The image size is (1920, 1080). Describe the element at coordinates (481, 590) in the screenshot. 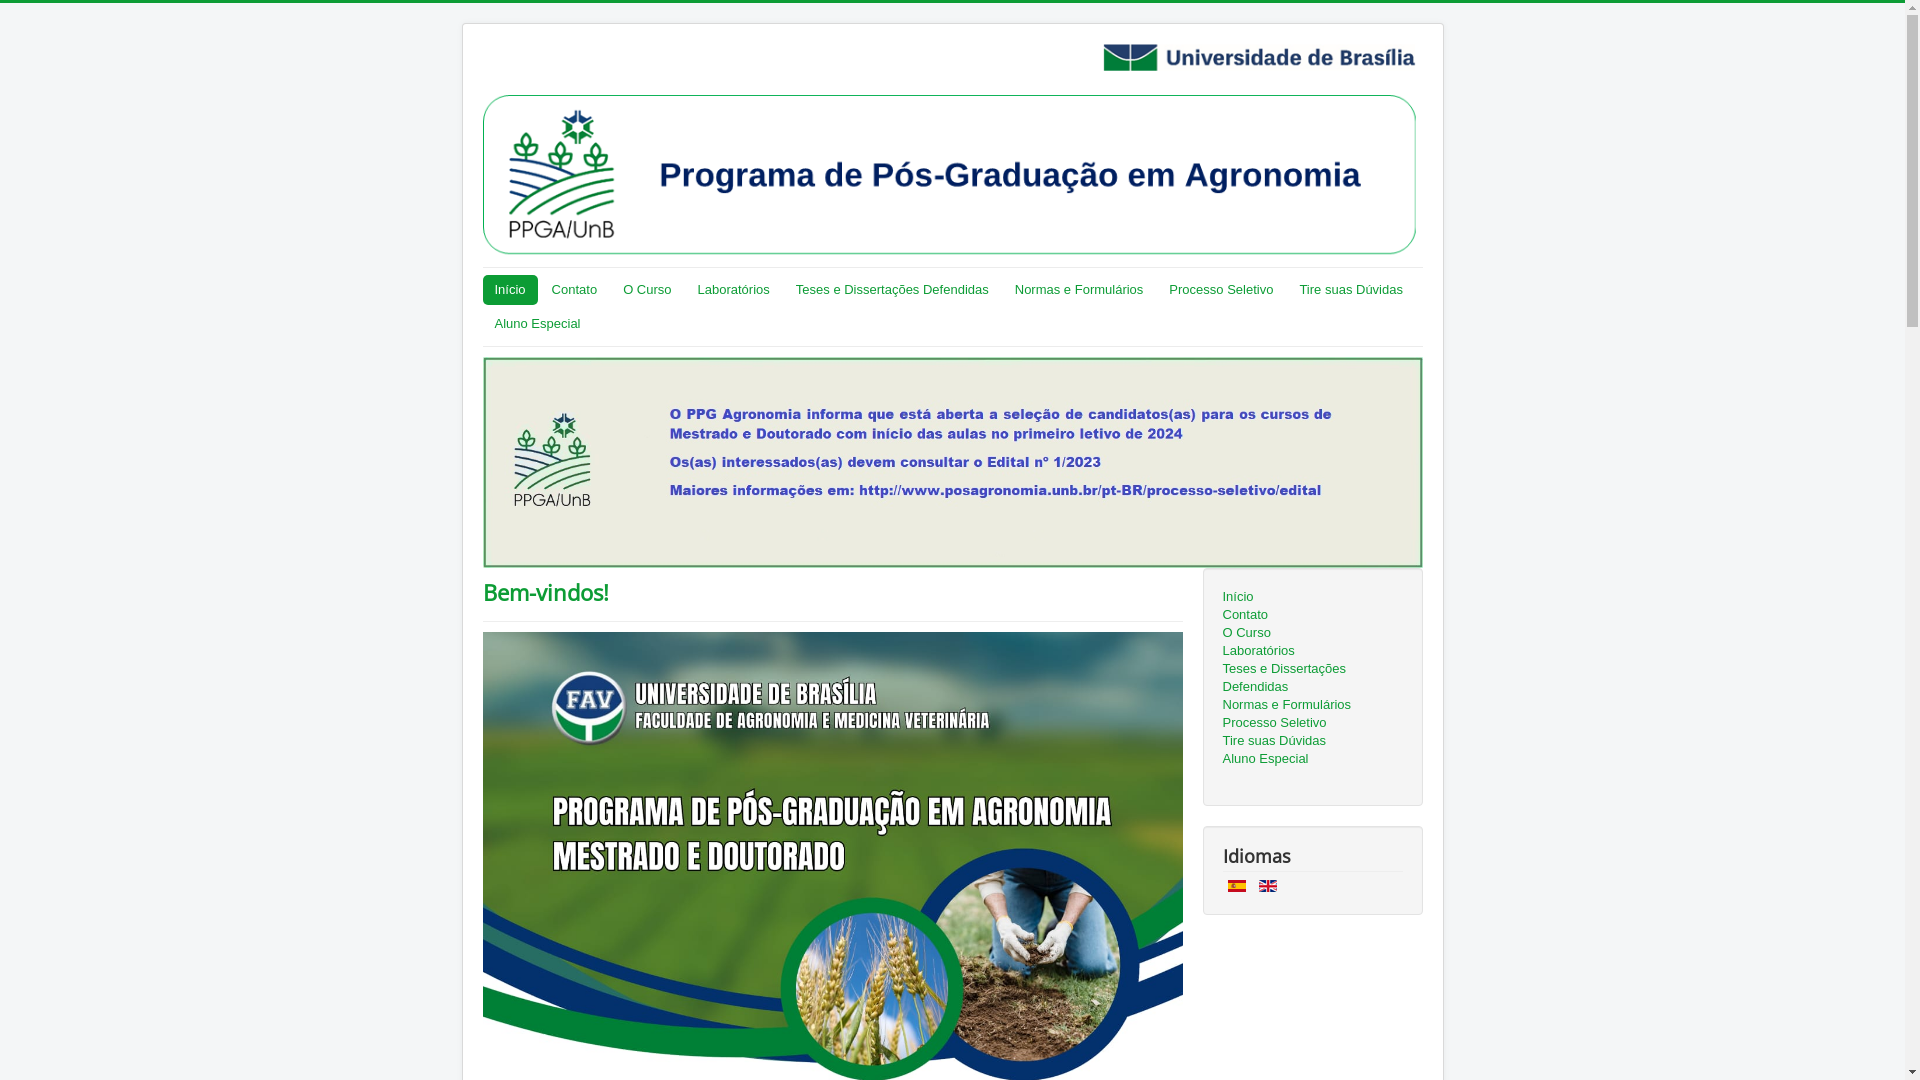

I see `'Bem-vindos!'` at that location.